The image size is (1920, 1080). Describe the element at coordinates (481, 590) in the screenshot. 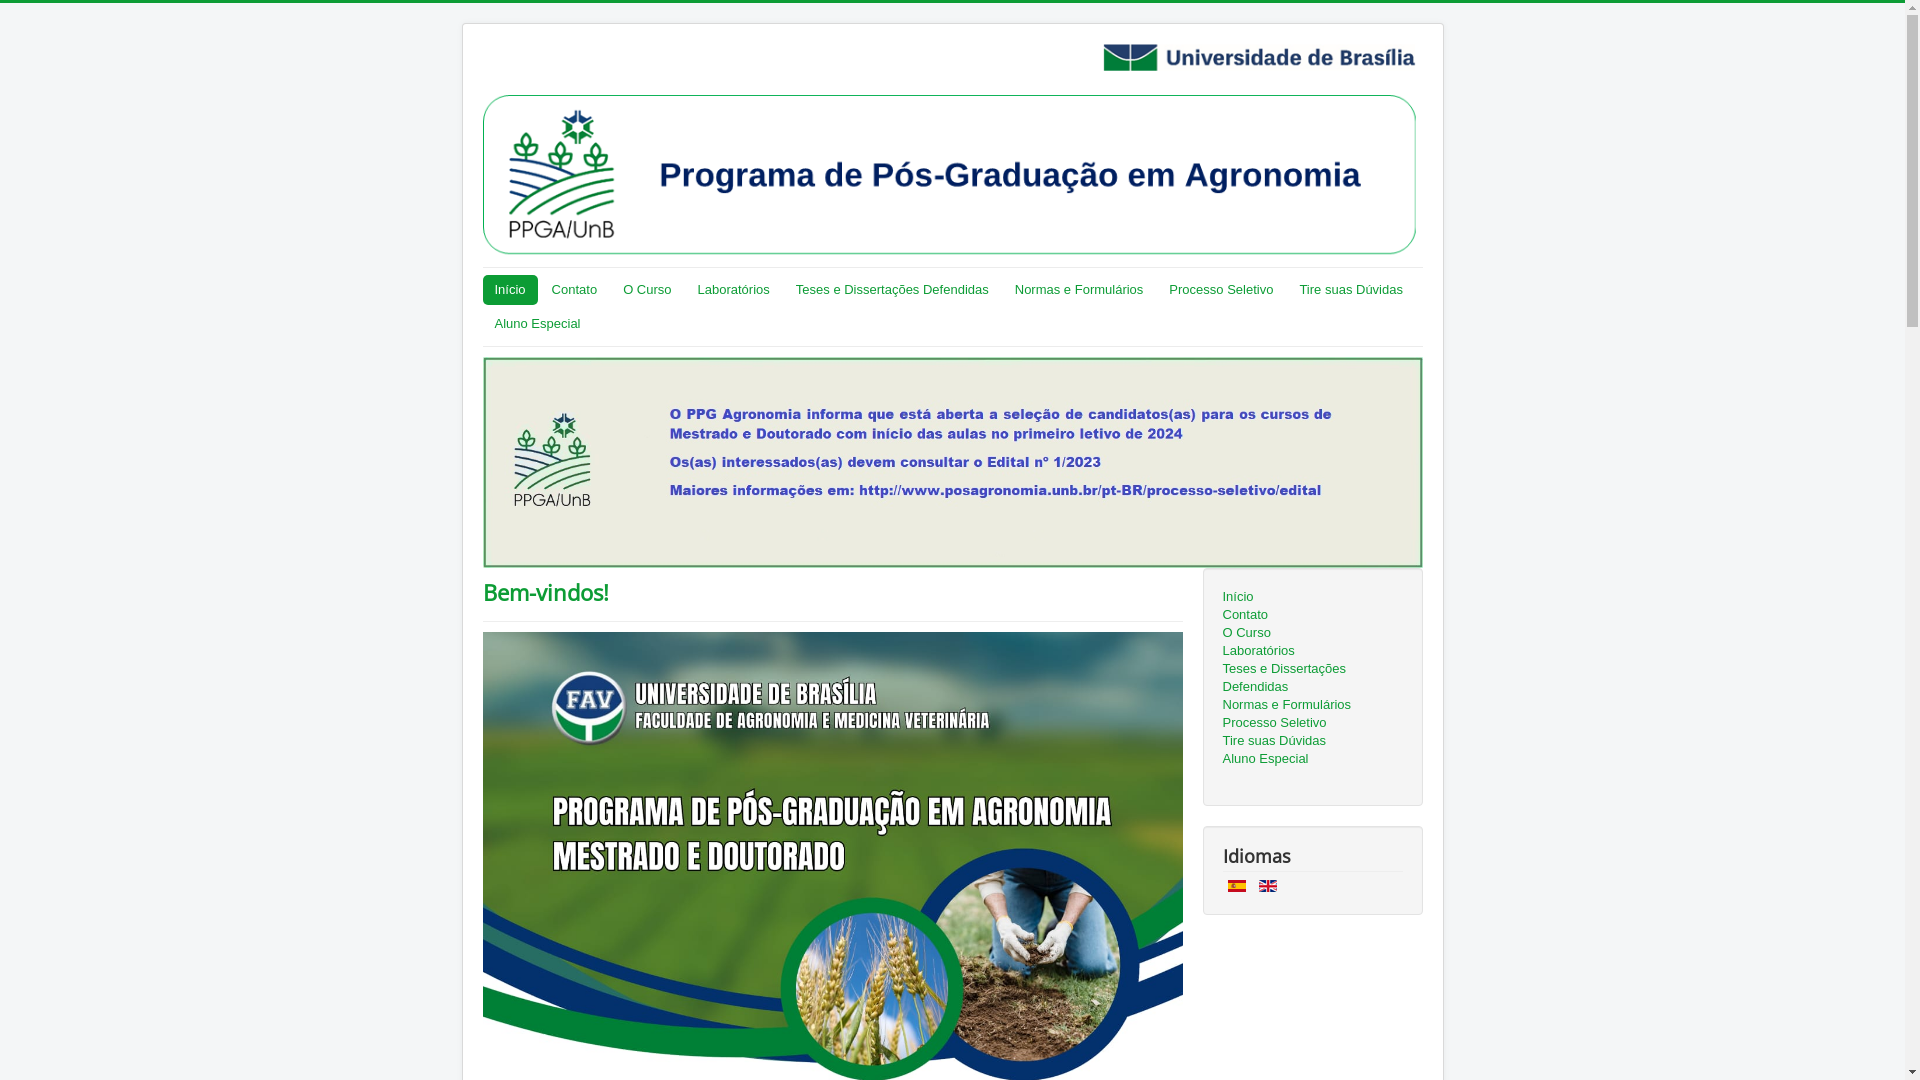

I see `'Bem-vindos!'` at that location.